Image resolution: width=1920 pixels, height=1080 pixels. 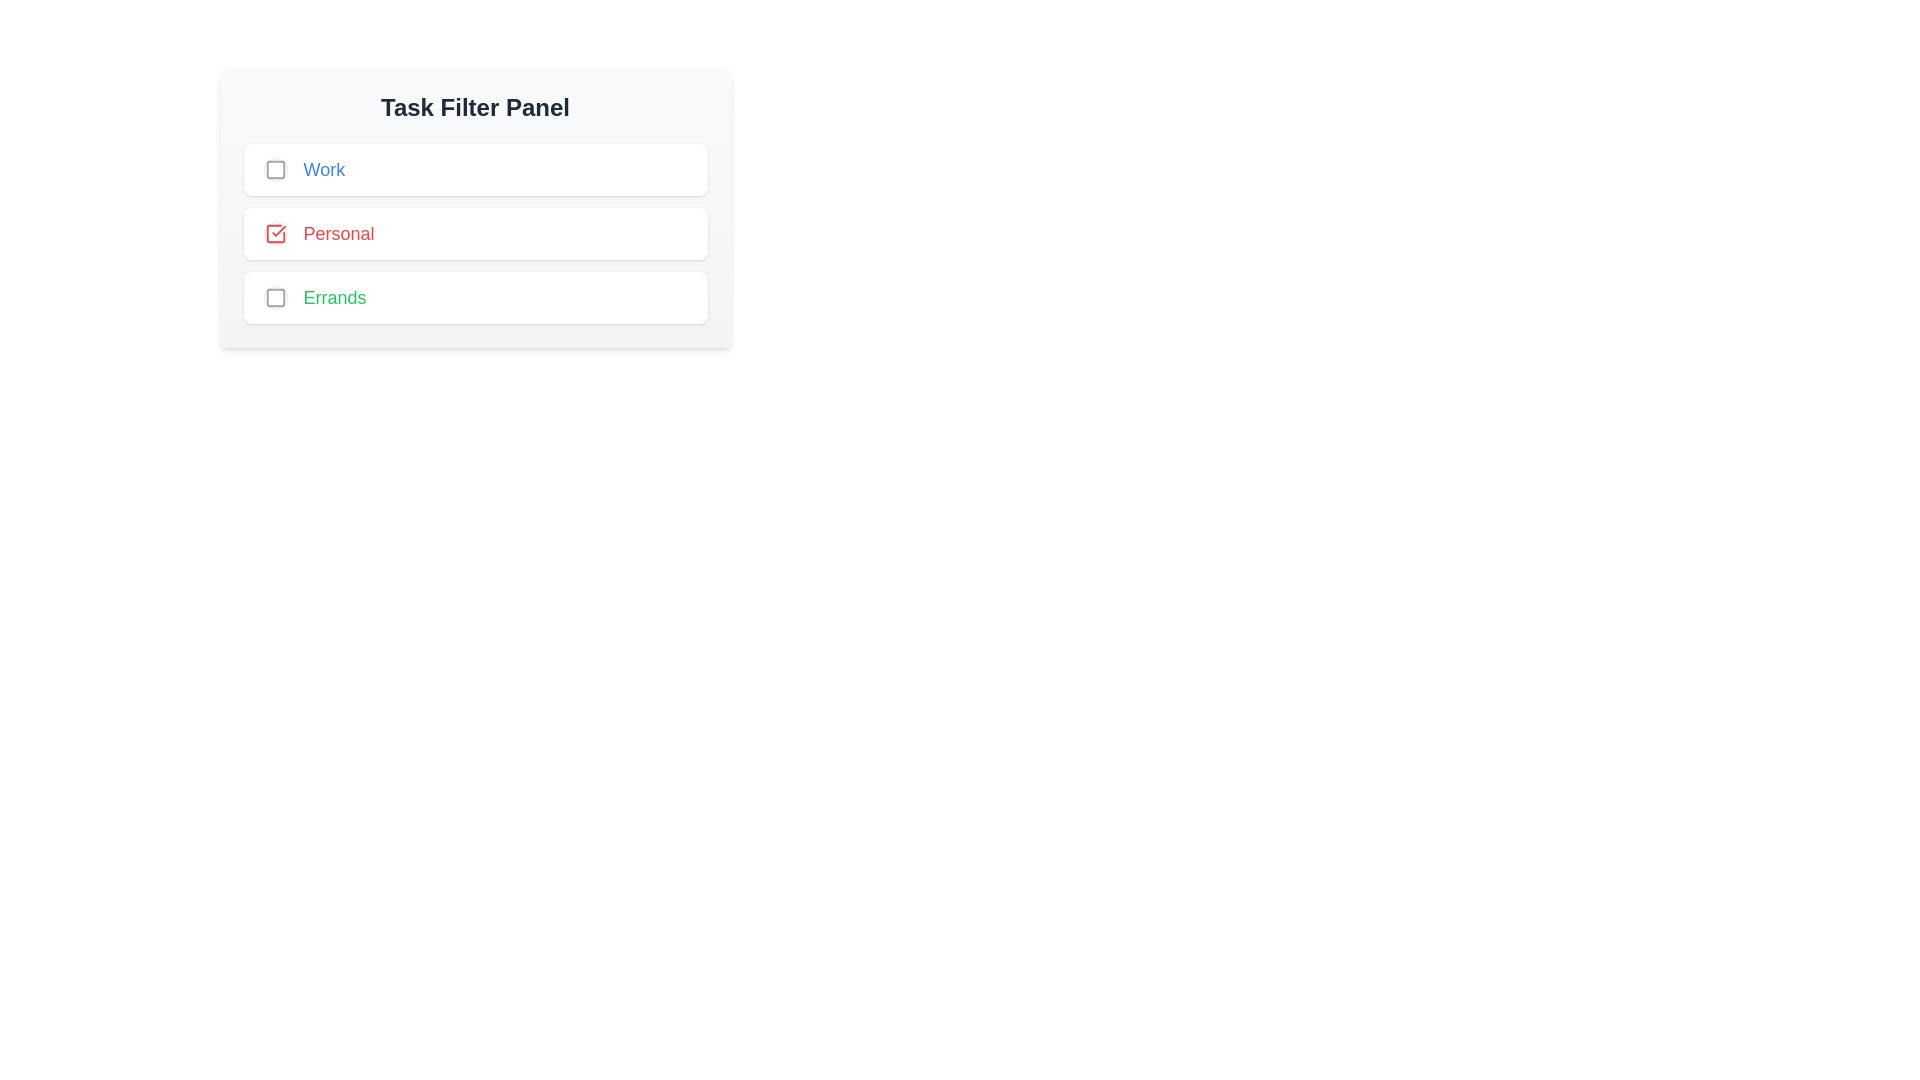 What do you see at coordinates (474, 233) in the screenshot?
I see `the checkbox in the 'Personal' filter button, which is the second option in the Task Filter Panel` at bounding box center [474, 233].